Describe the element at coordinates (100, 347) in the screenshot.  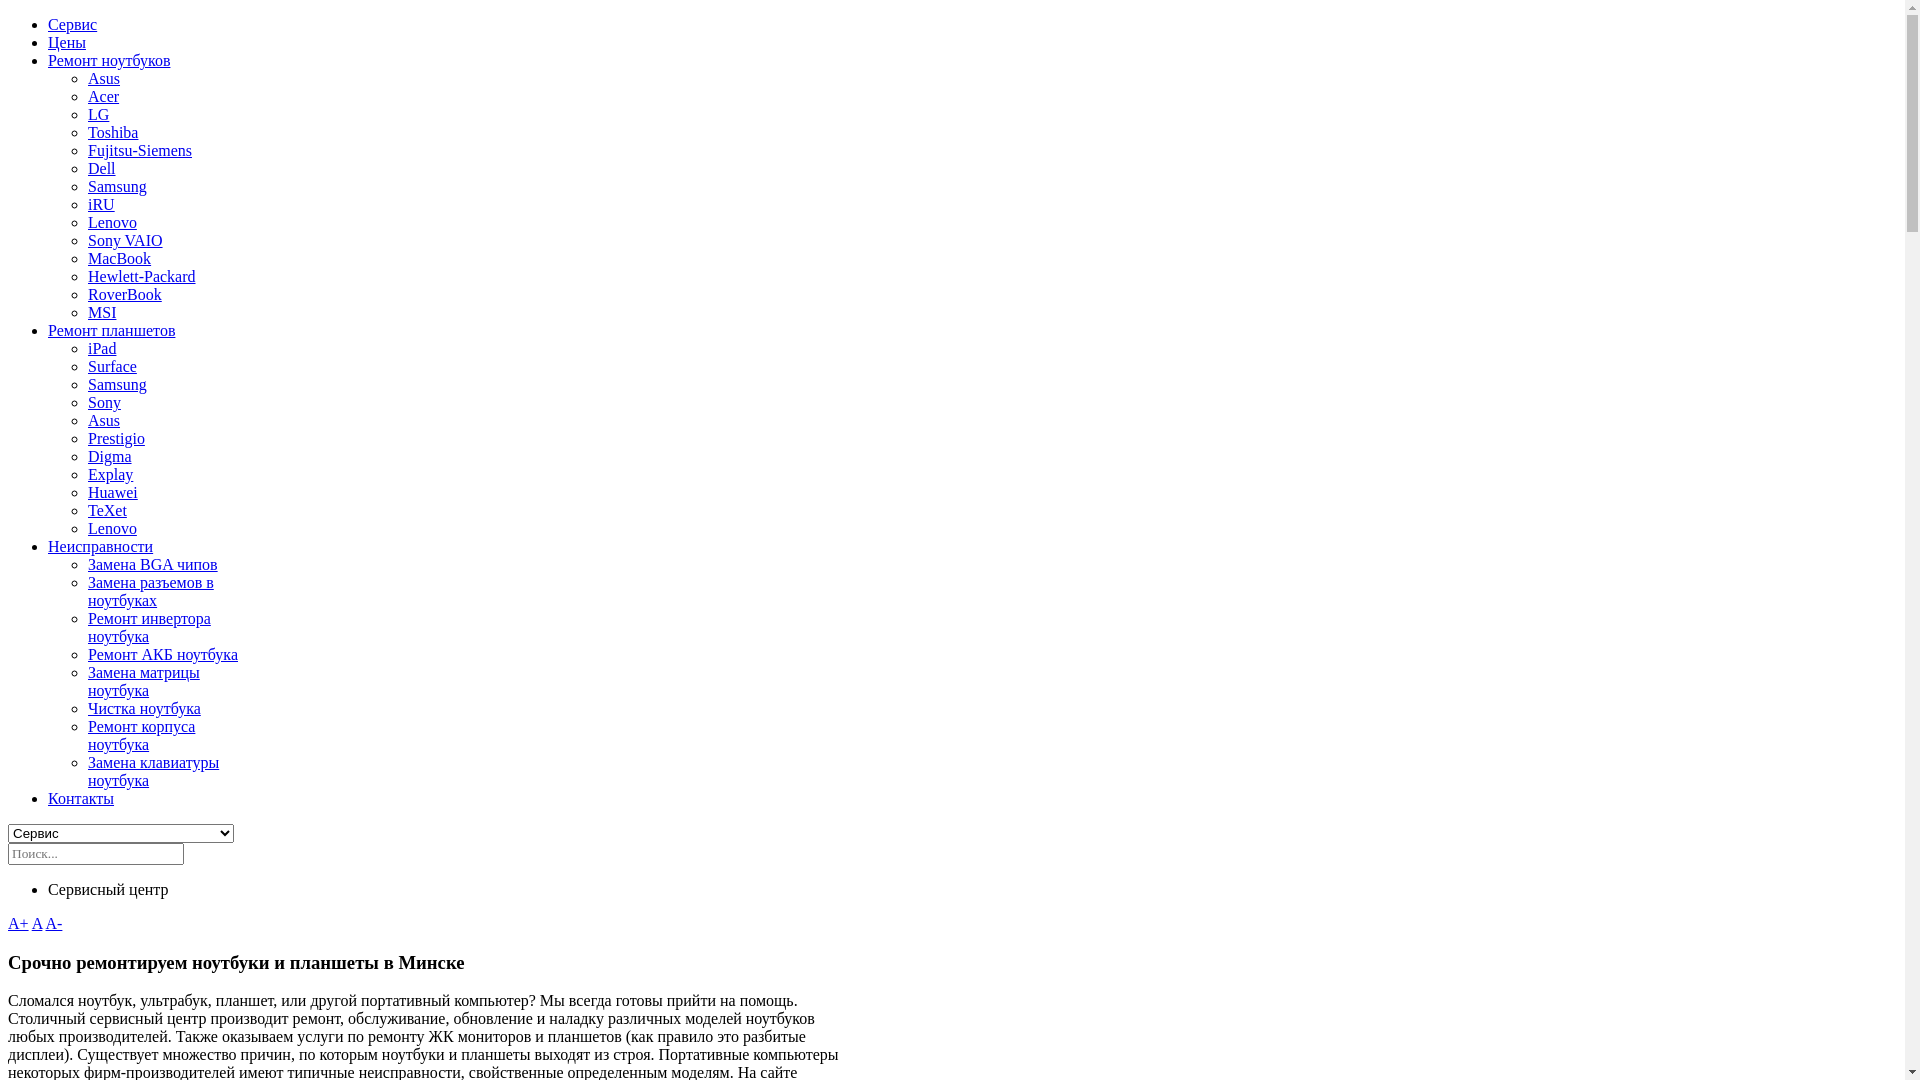
I see `'iPad'` at that location.